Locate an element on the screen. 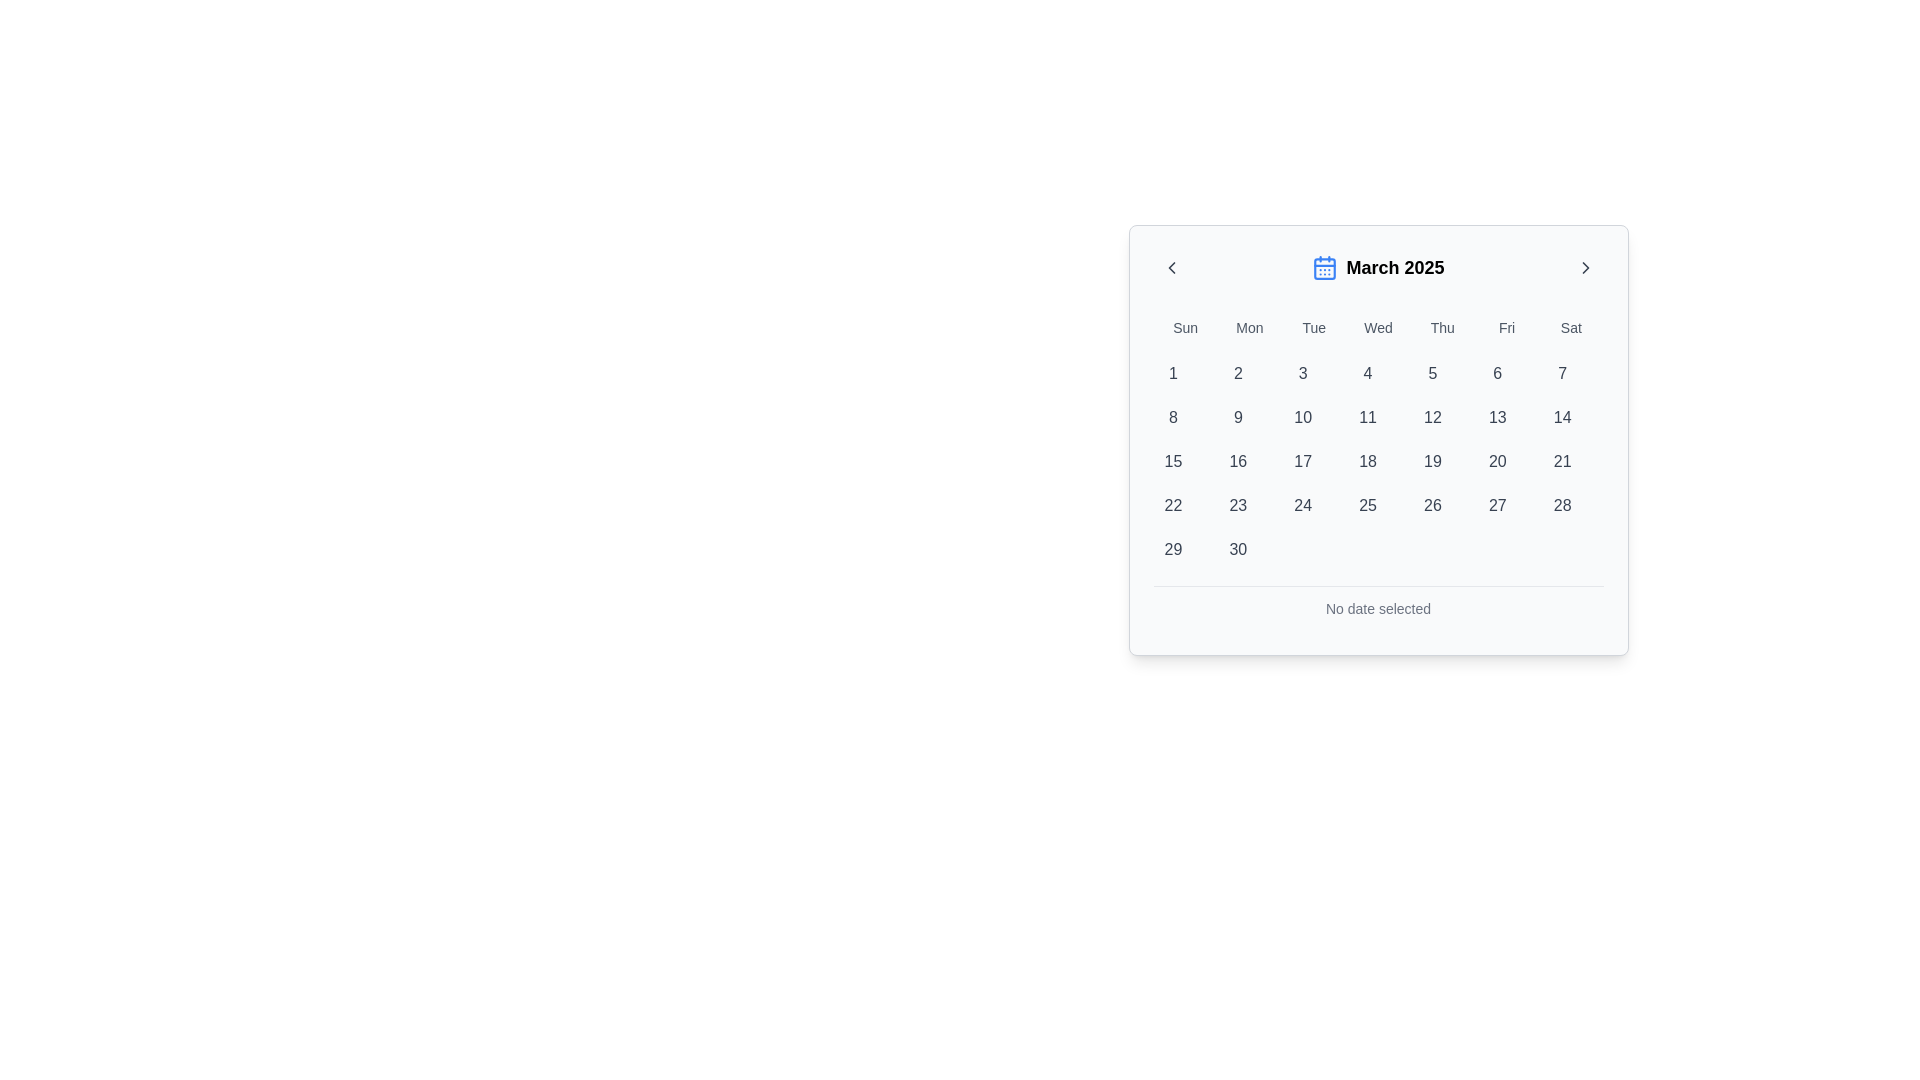  the circular button containing the text '30' in the last row of the calendar grid is located at coordinates (1237, 550).